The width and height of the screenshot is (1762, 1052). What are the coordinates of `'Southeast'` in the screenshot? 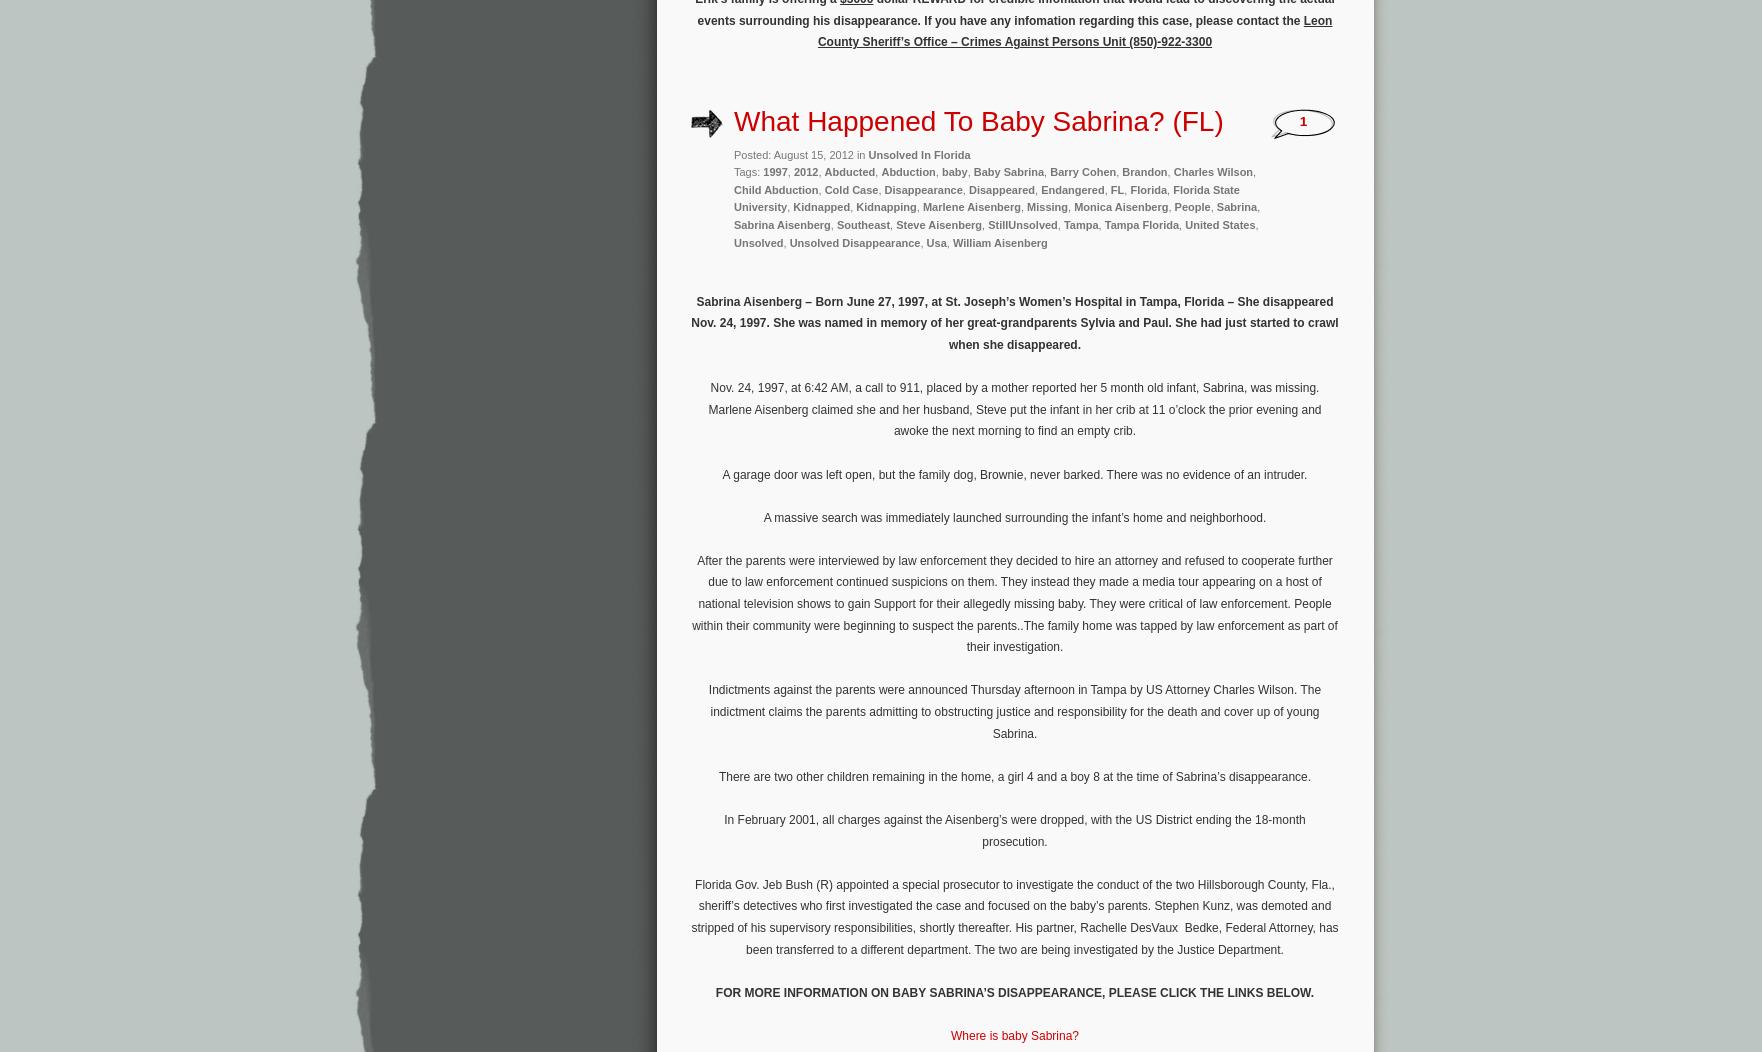 It's located at (835, 222).